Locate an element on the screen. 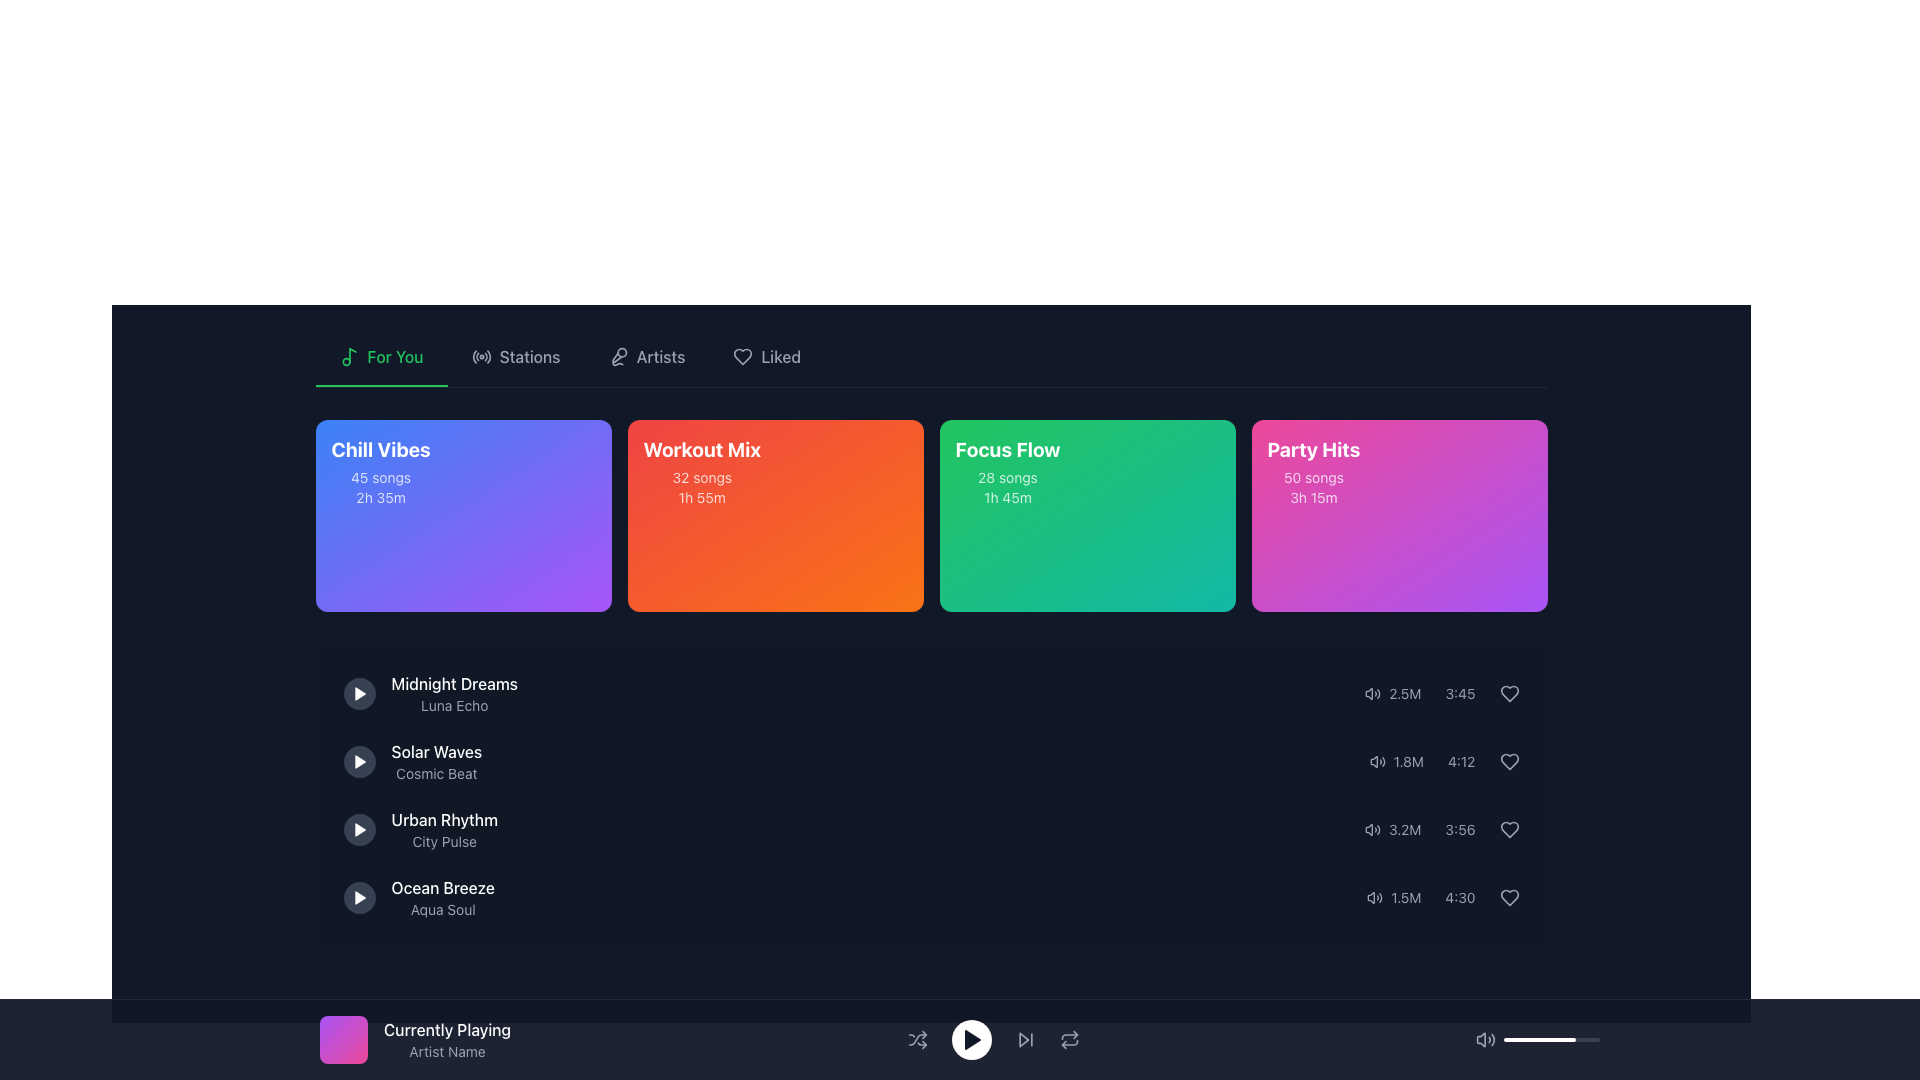 This screenshot has width=1920, height=1080. slider value is located at coordinates (1508, 1039).